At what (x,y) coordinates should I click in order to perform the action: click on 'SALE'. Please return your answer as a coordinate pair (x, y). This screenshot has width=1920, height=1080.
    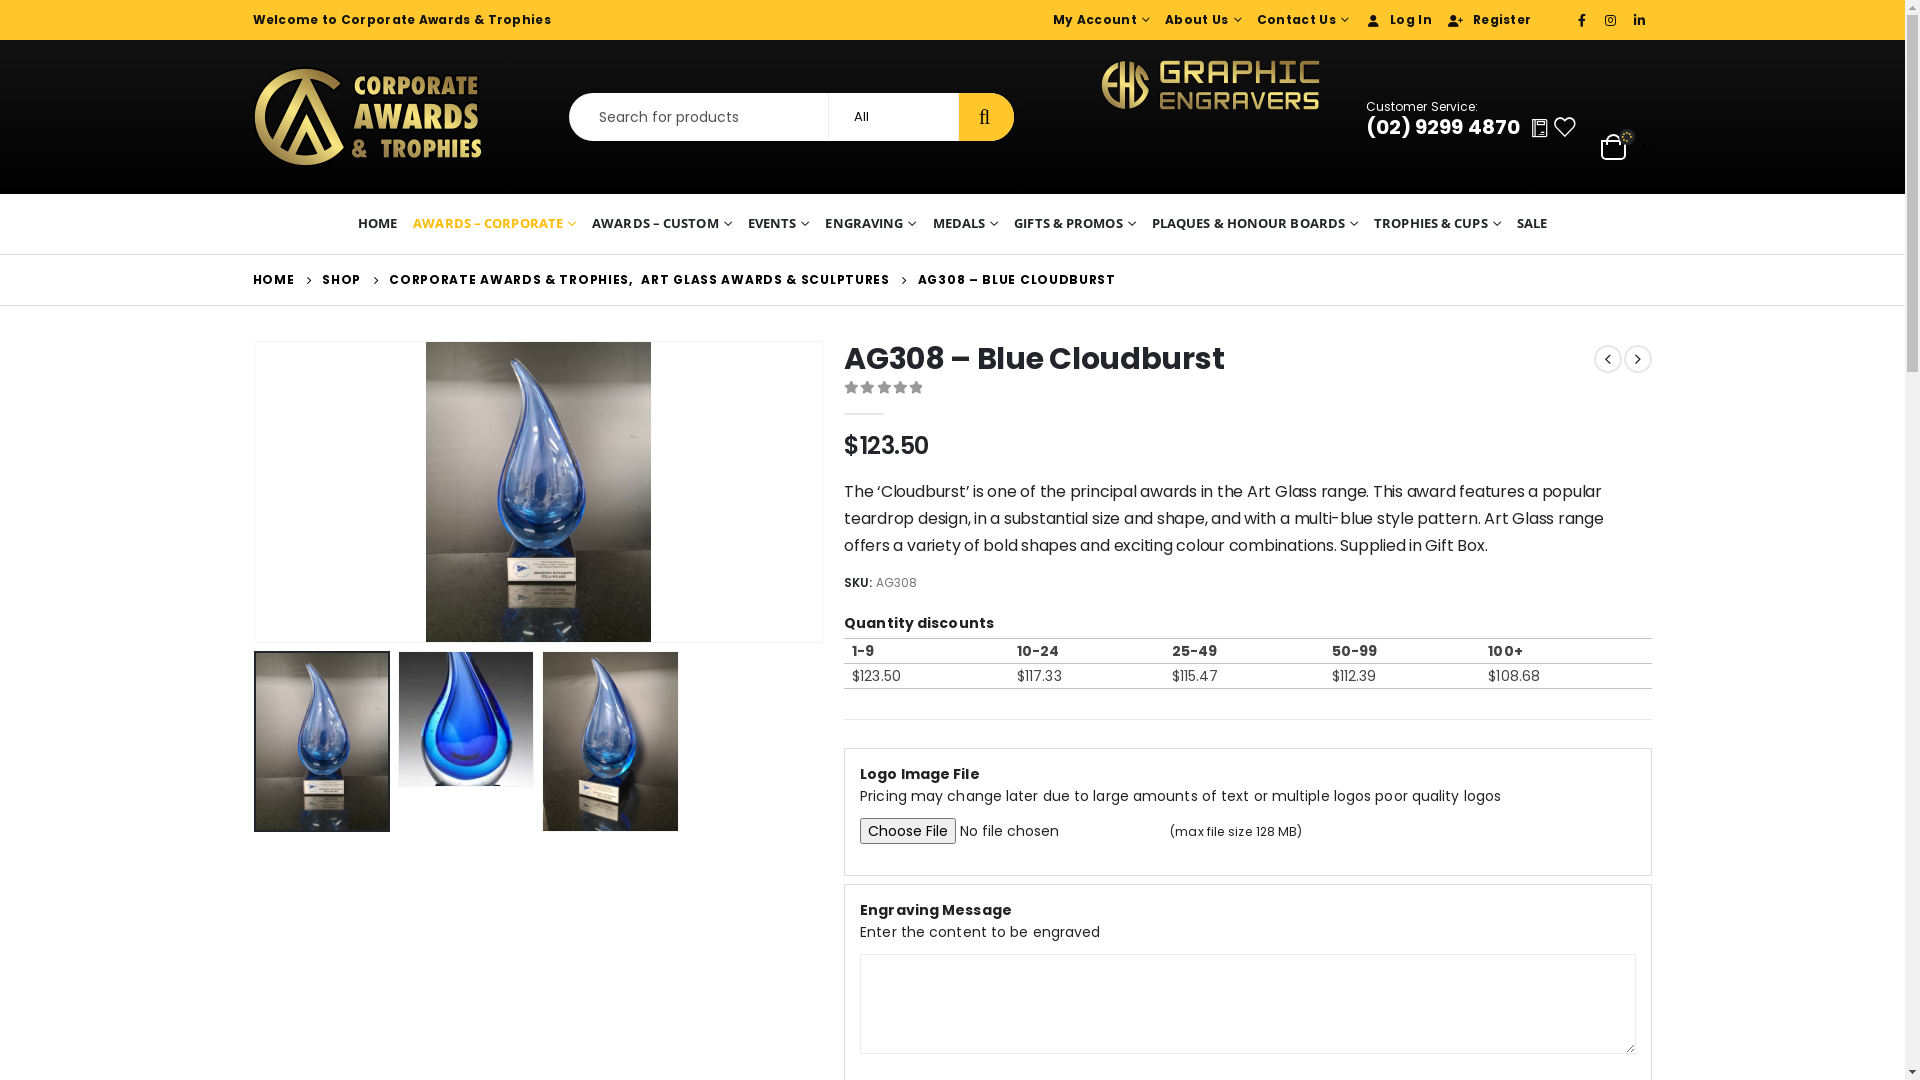
    Looking at the image, I should click on (1530, 223).